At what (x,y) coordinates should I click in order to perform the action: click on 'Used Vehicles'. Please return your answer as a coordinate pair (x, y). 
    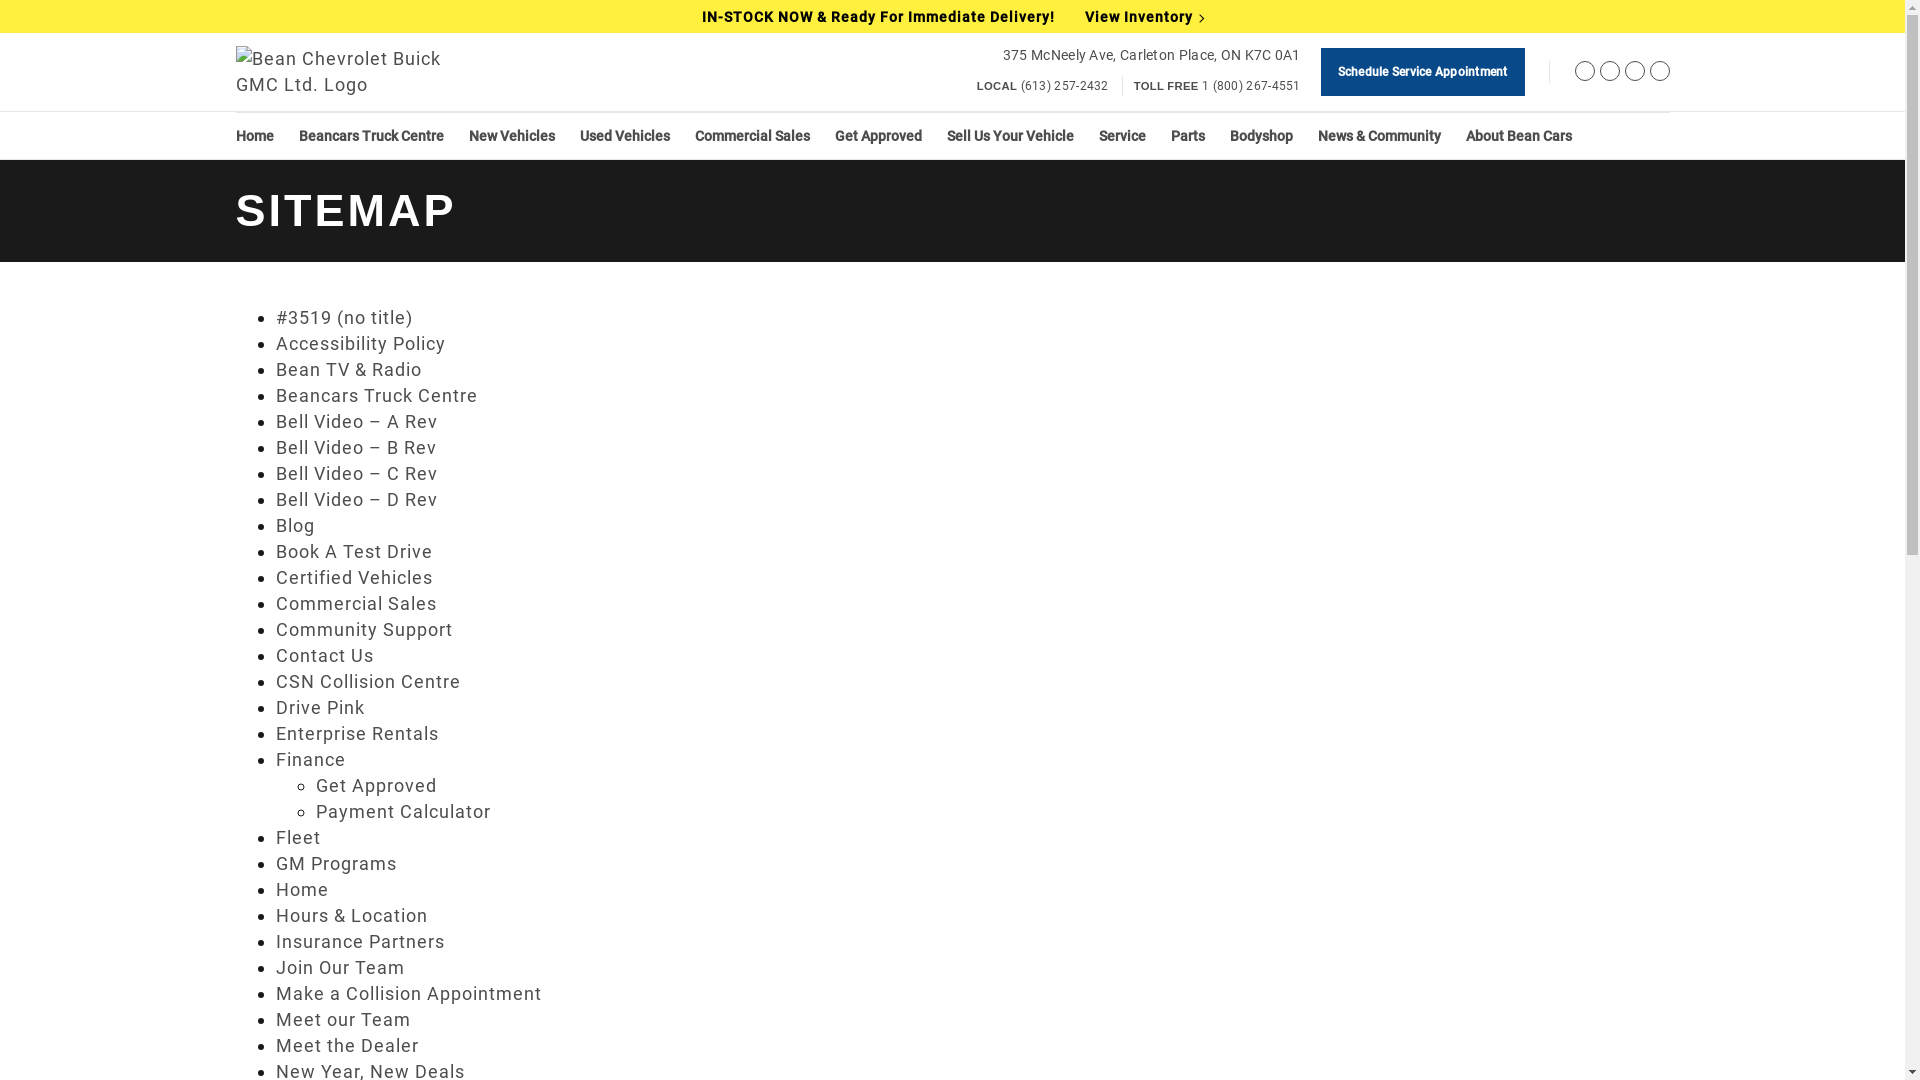
    Looking at the image, I should click on (623, 135).